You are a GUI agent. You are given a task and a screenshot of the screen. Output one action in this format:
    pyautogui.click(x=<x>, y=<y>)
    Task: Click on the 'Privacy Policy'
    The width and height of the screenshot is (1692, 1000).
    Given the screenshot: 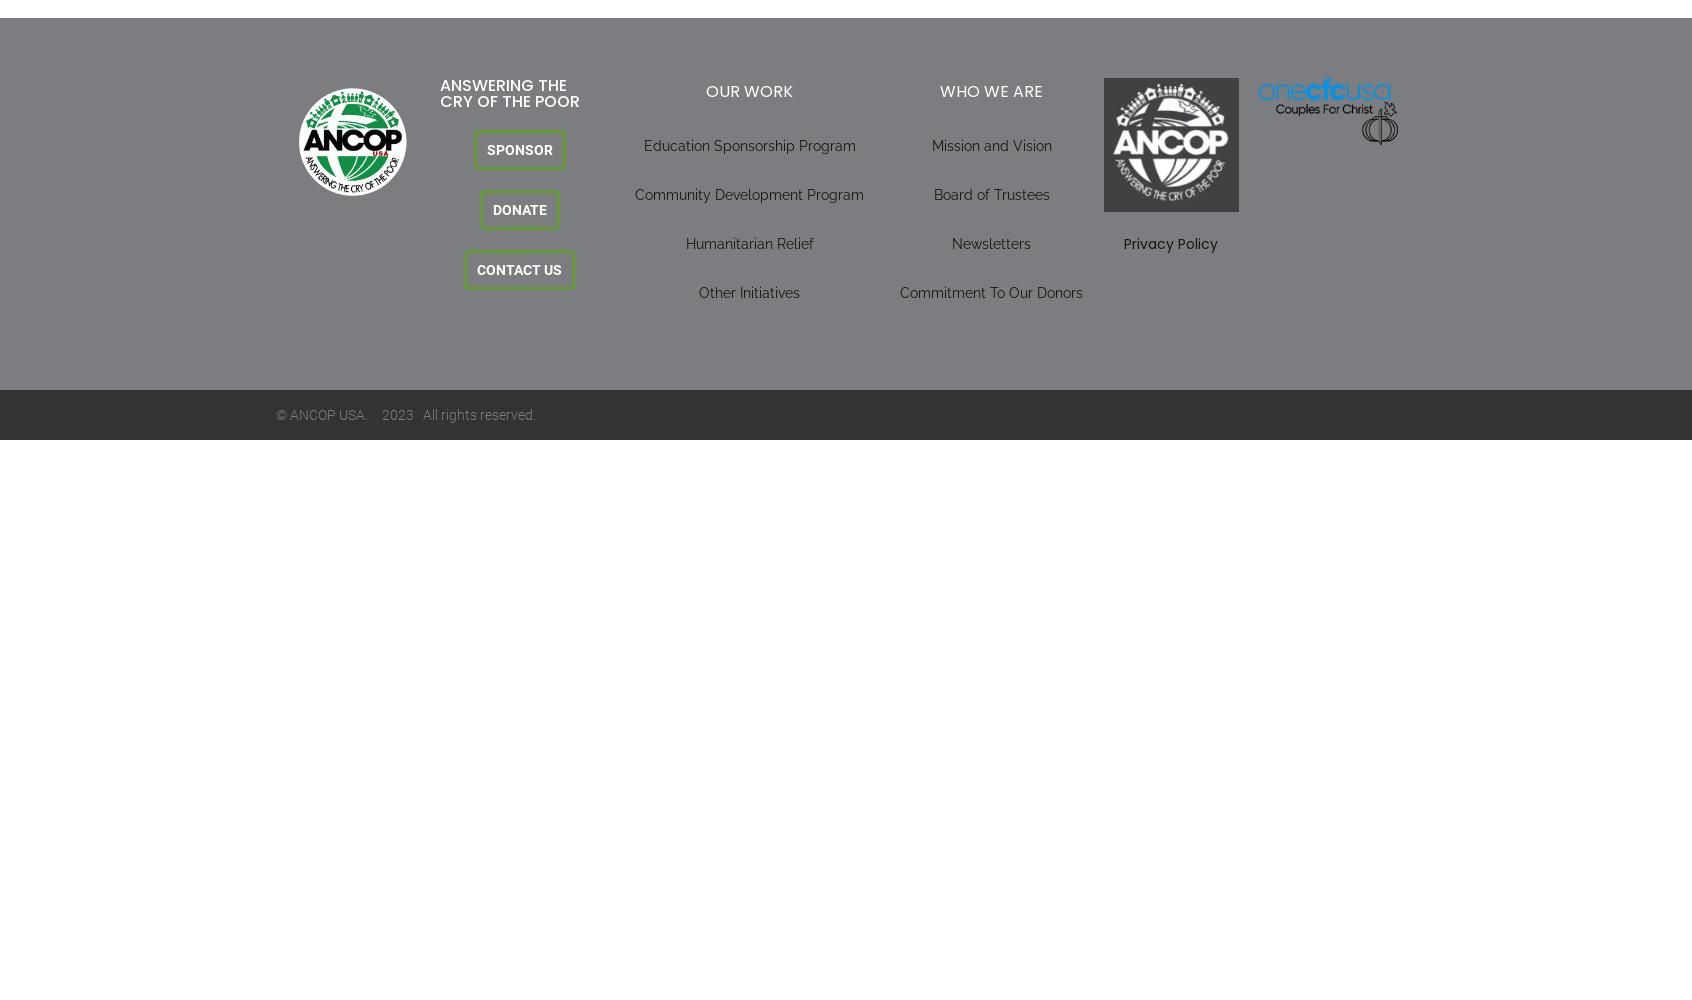 What is the action you would take?
    pyautogui.click(x=1170, y=243)
    